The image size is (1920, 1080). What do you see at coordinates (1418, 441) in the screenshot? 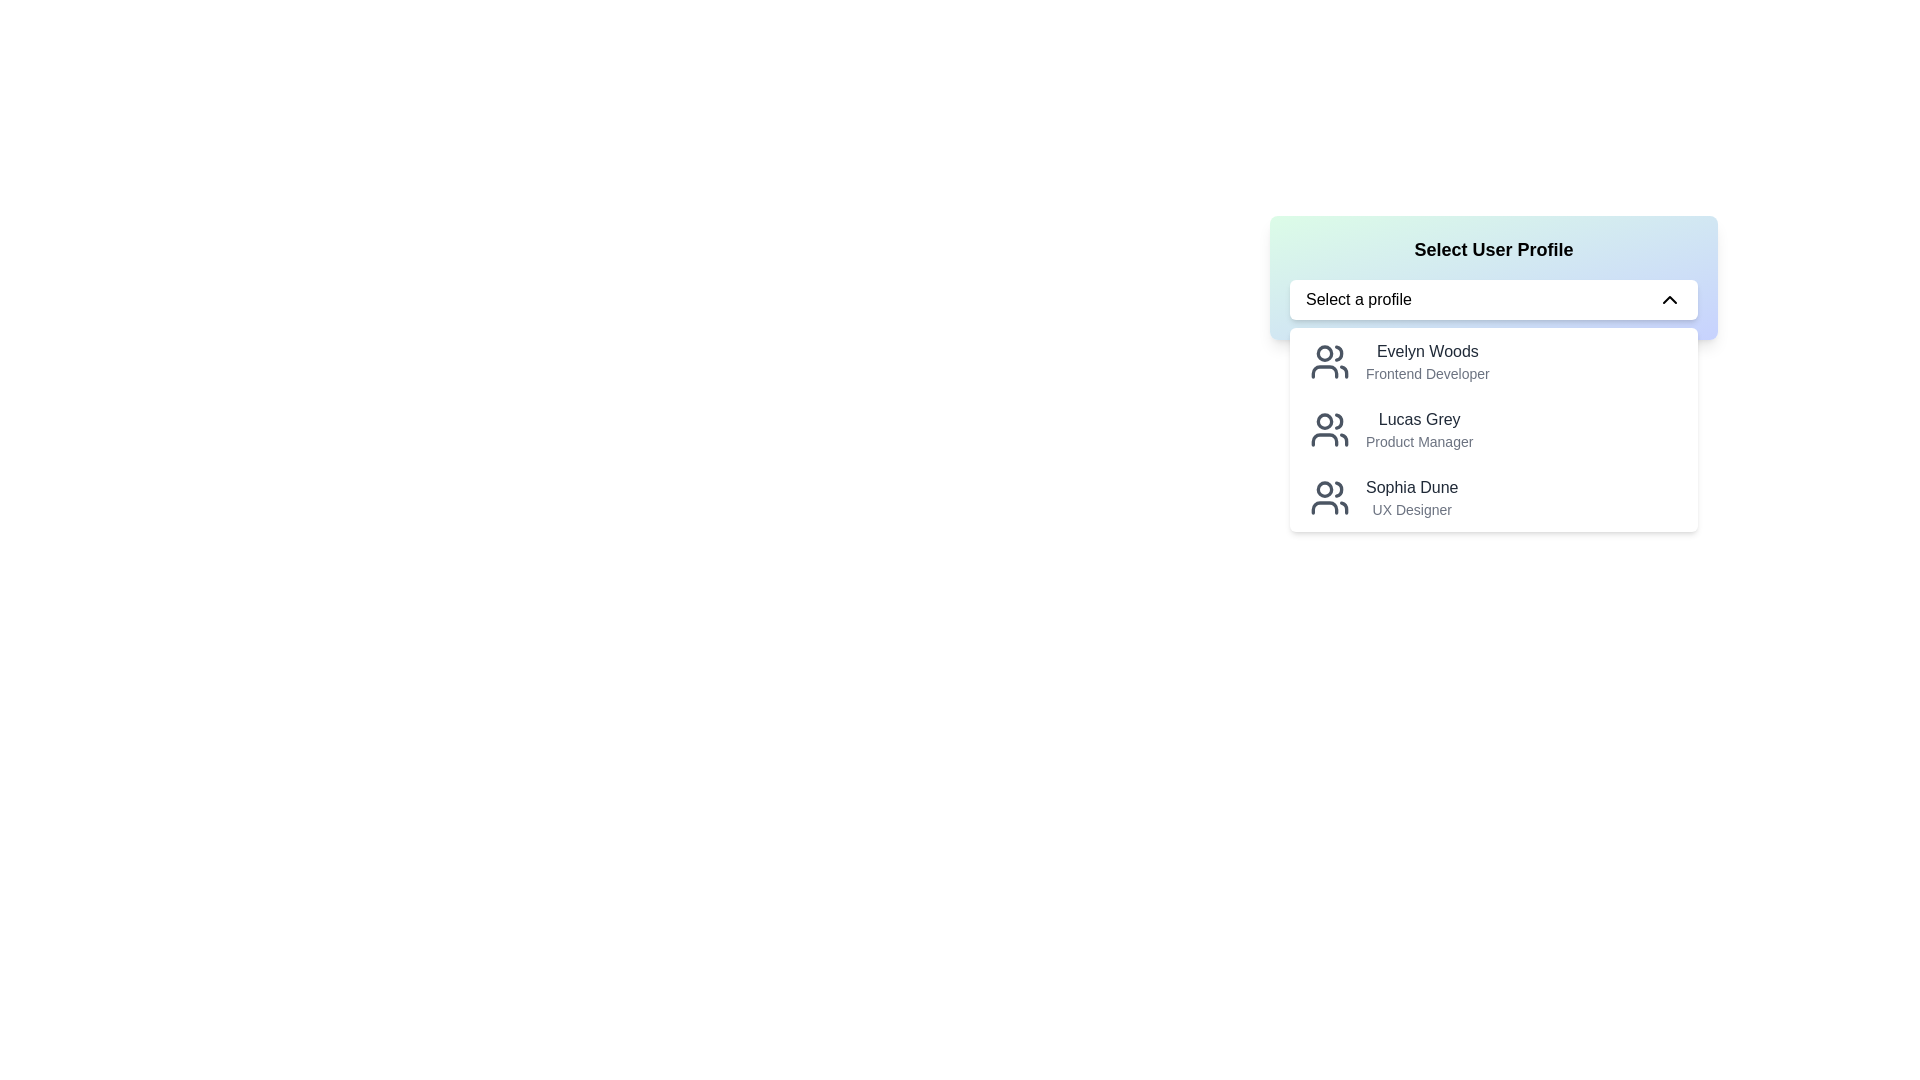
I see `the static text label displaying 'Product Manager', which is styled in gray and located below 'Lucas Grey' in the 'Select User Profile' dropdown list` at bounding box center [1418, 441].